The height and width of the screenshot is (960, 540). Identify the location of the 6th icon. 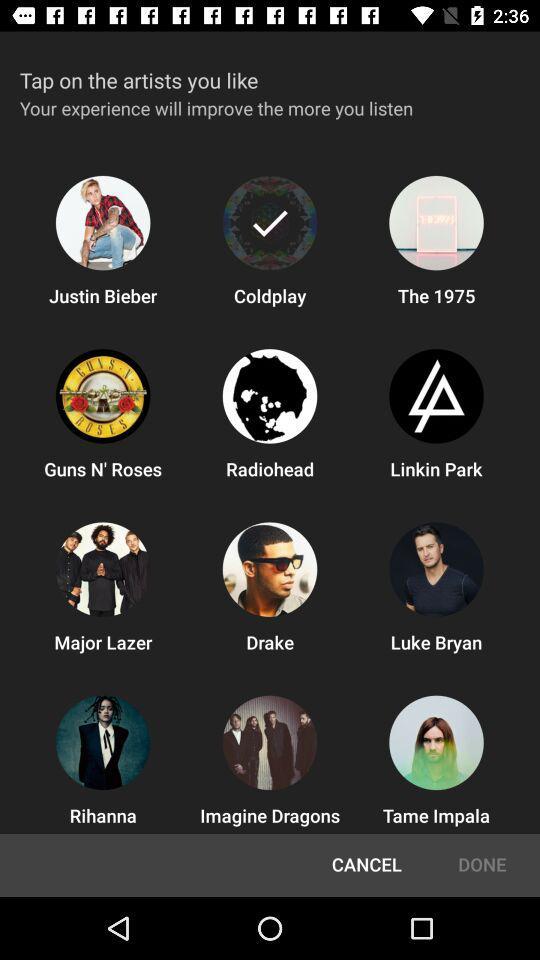
(435, 395).